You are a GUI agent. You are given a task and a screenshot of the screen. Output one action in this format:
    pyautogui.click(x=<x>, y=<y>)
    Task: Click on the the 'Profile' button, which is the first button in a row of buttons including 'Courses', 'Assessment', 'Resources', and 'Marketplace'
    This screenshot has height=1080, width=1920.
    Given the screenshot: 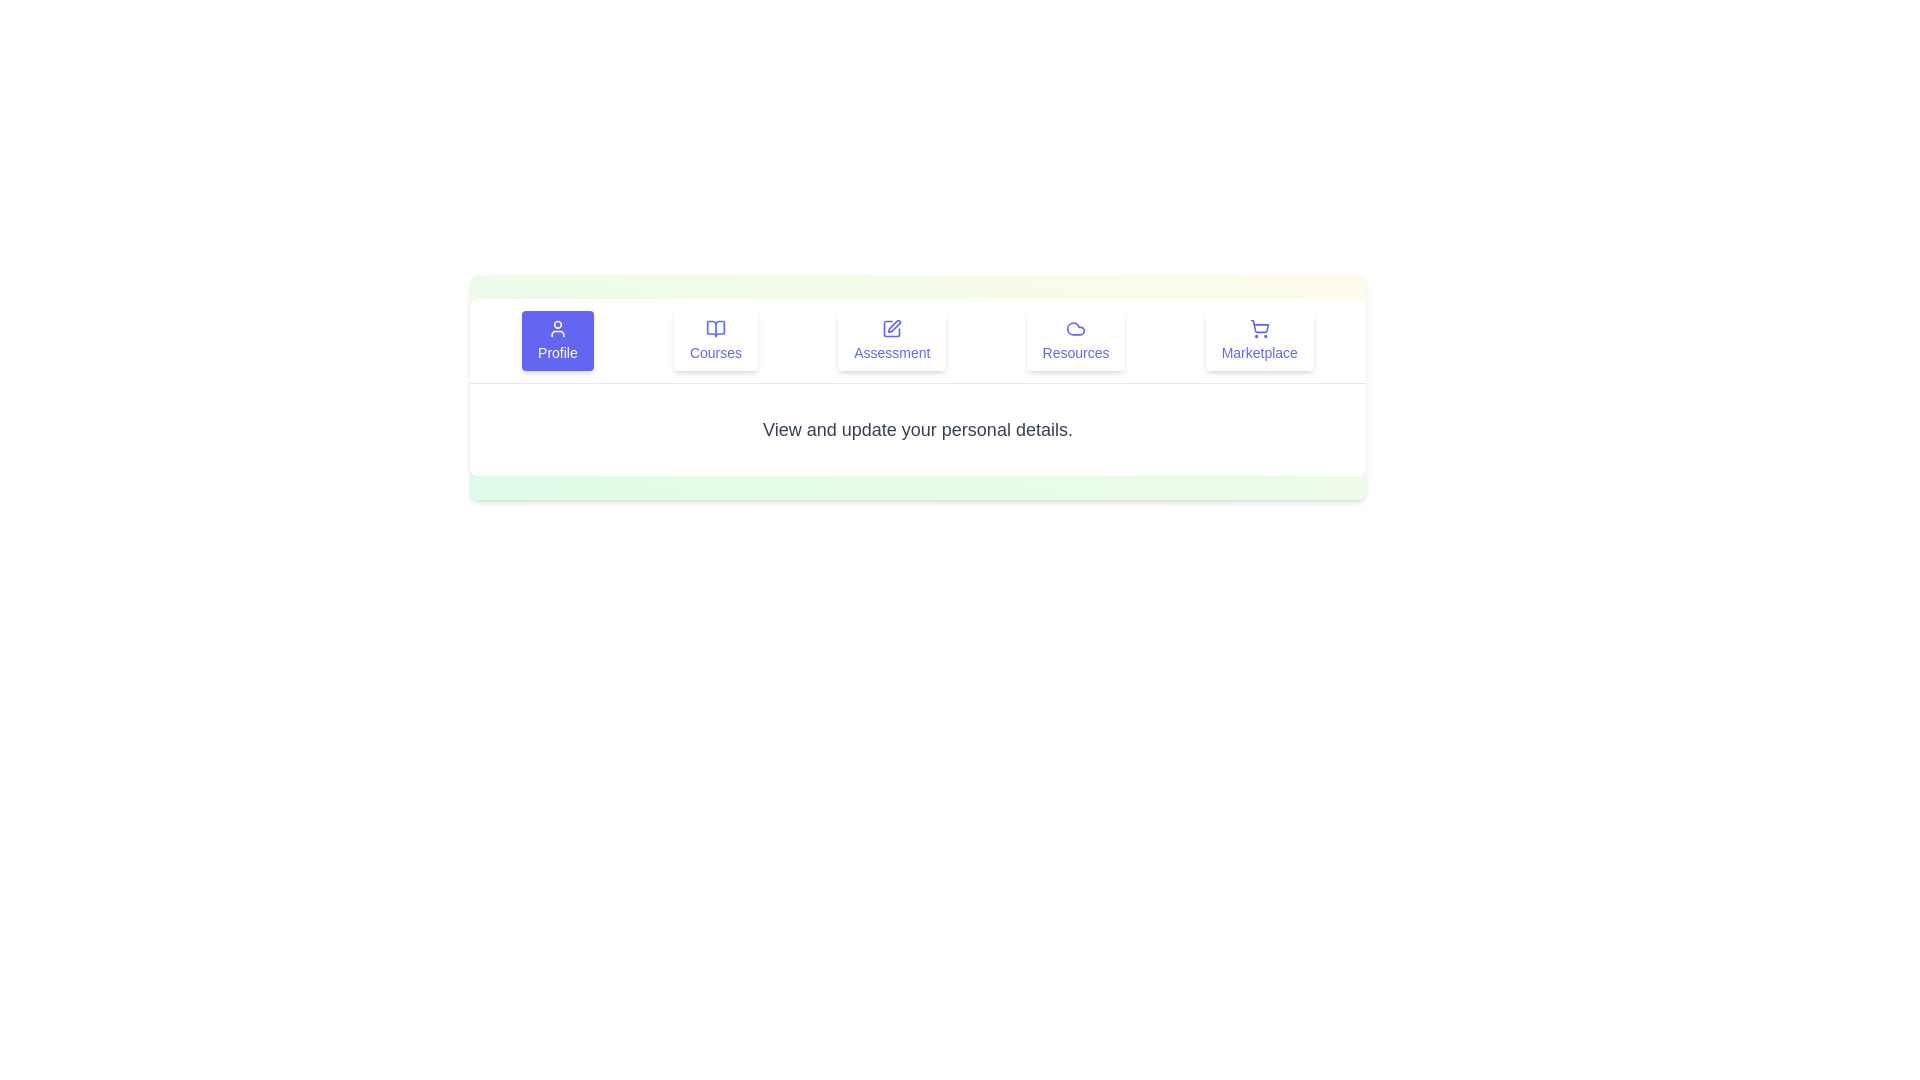 What is the action you would take?
    pyautogui.click(x=557, y=339)
    